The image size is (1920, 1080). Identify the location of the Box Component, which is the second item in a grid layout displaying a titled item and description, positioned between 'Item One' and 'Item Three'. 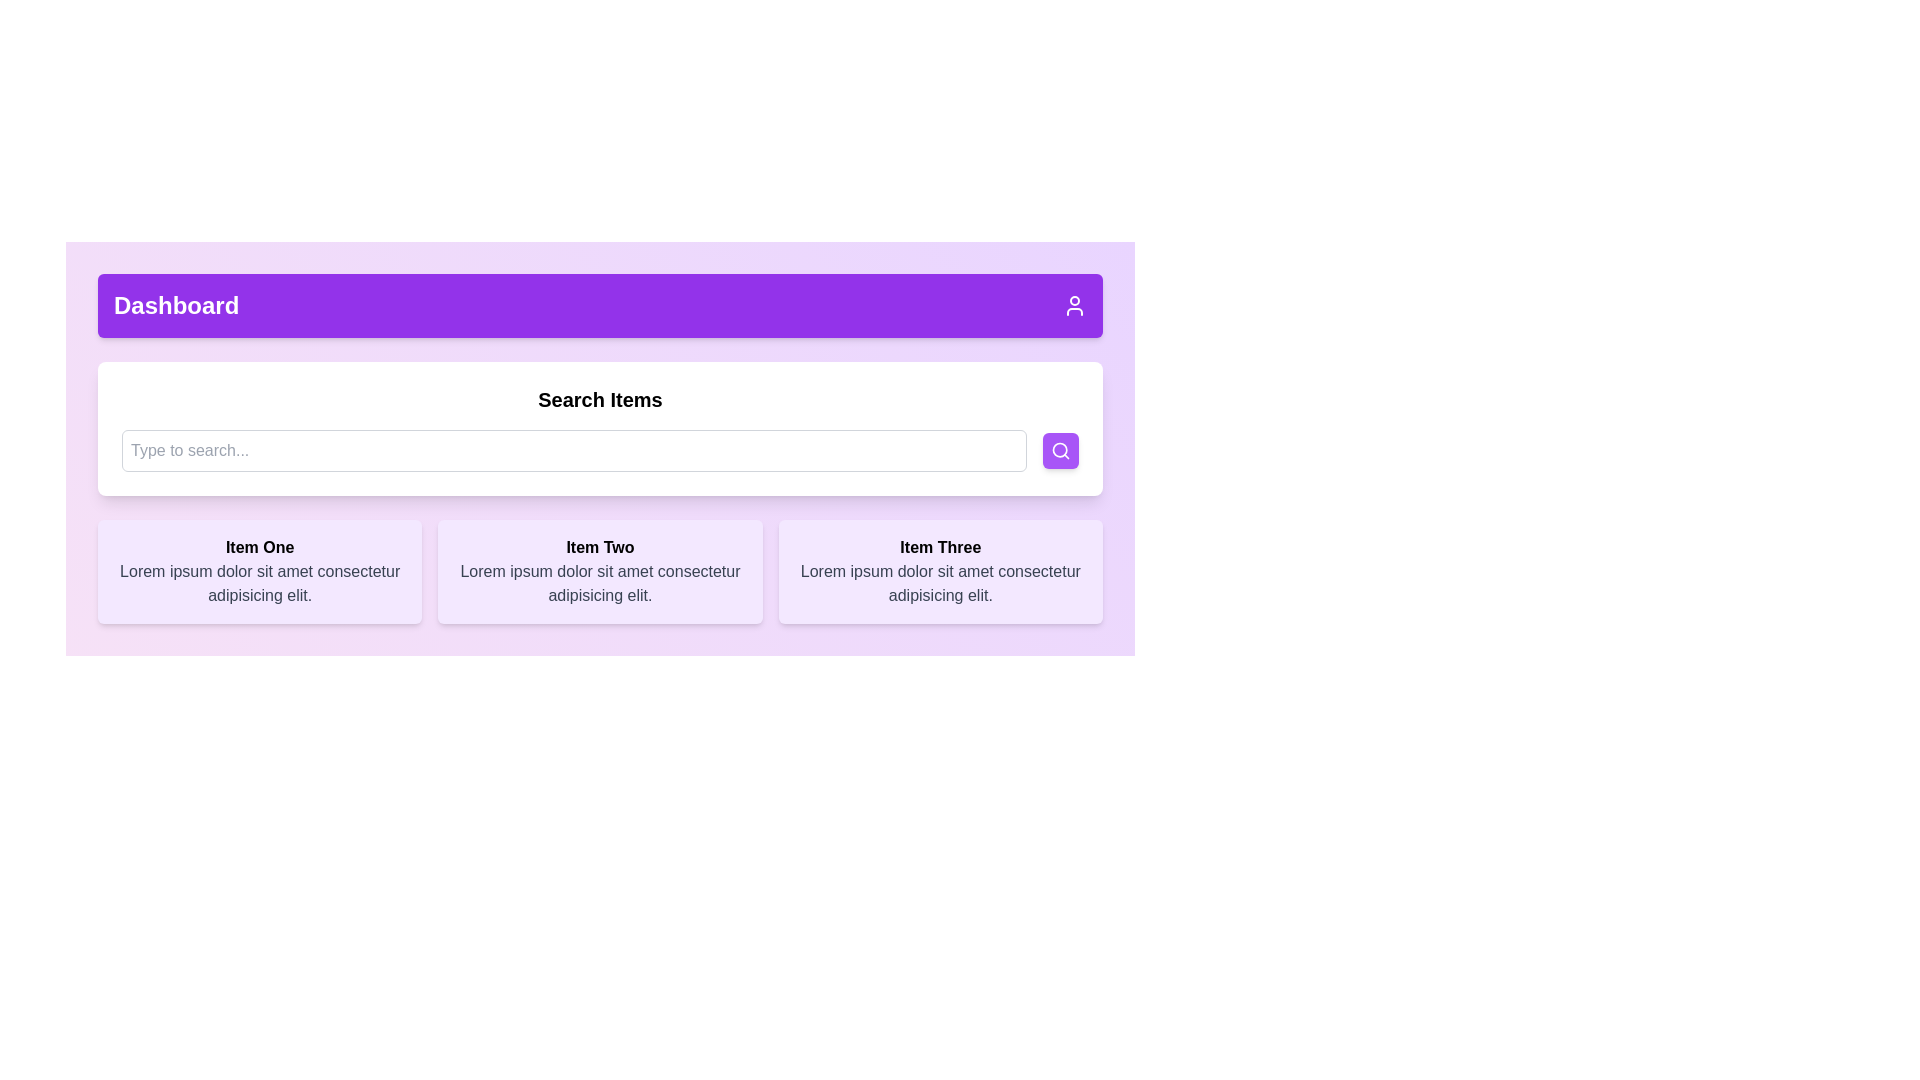
(599, 571).